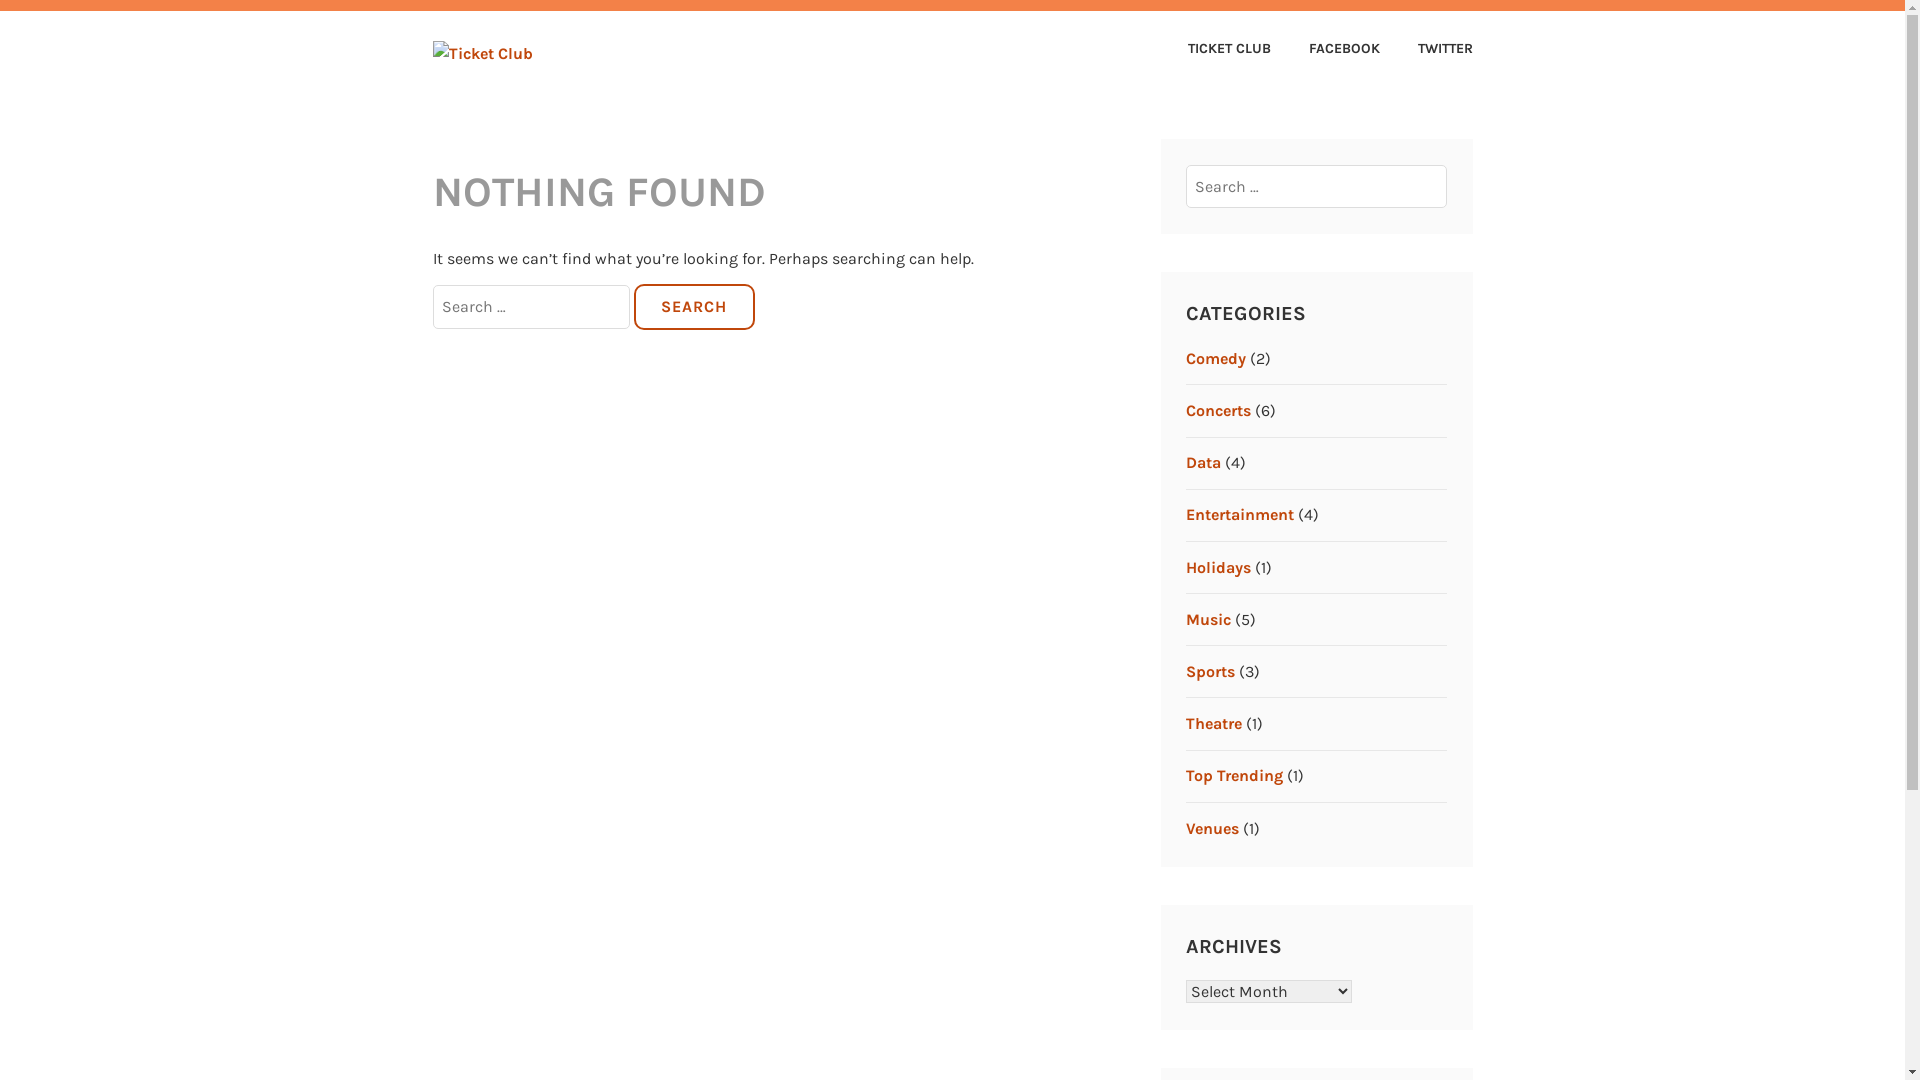 The height and width of the screenshot is (1080, 1920). What do you see at coordinates (694, 307) in the screenshot?
I see `'Search'` at bounding box center [694, 307].